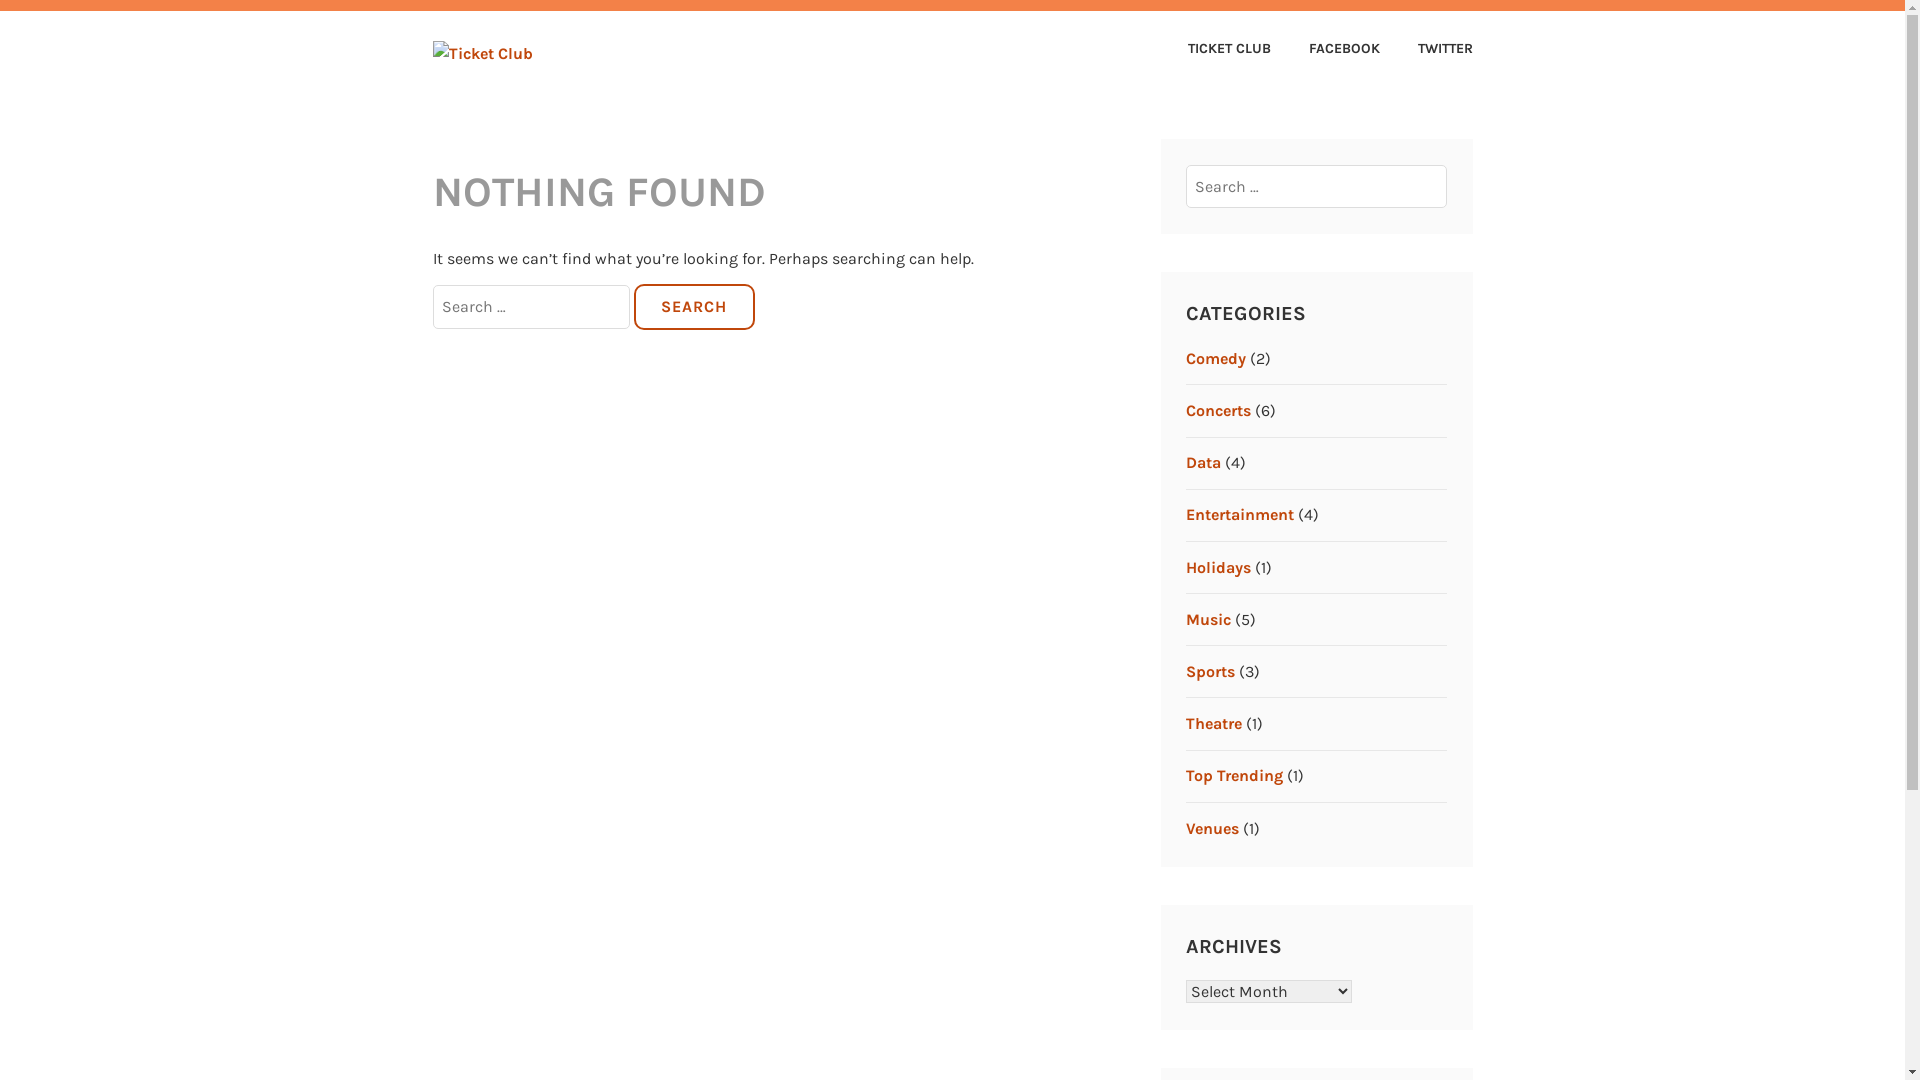 The height and width of the screenshot is (1080, 1920). What do you see at coordinates (694, 307) in the screenshot?
I see `'Search'` at bounding box center [694, 307].